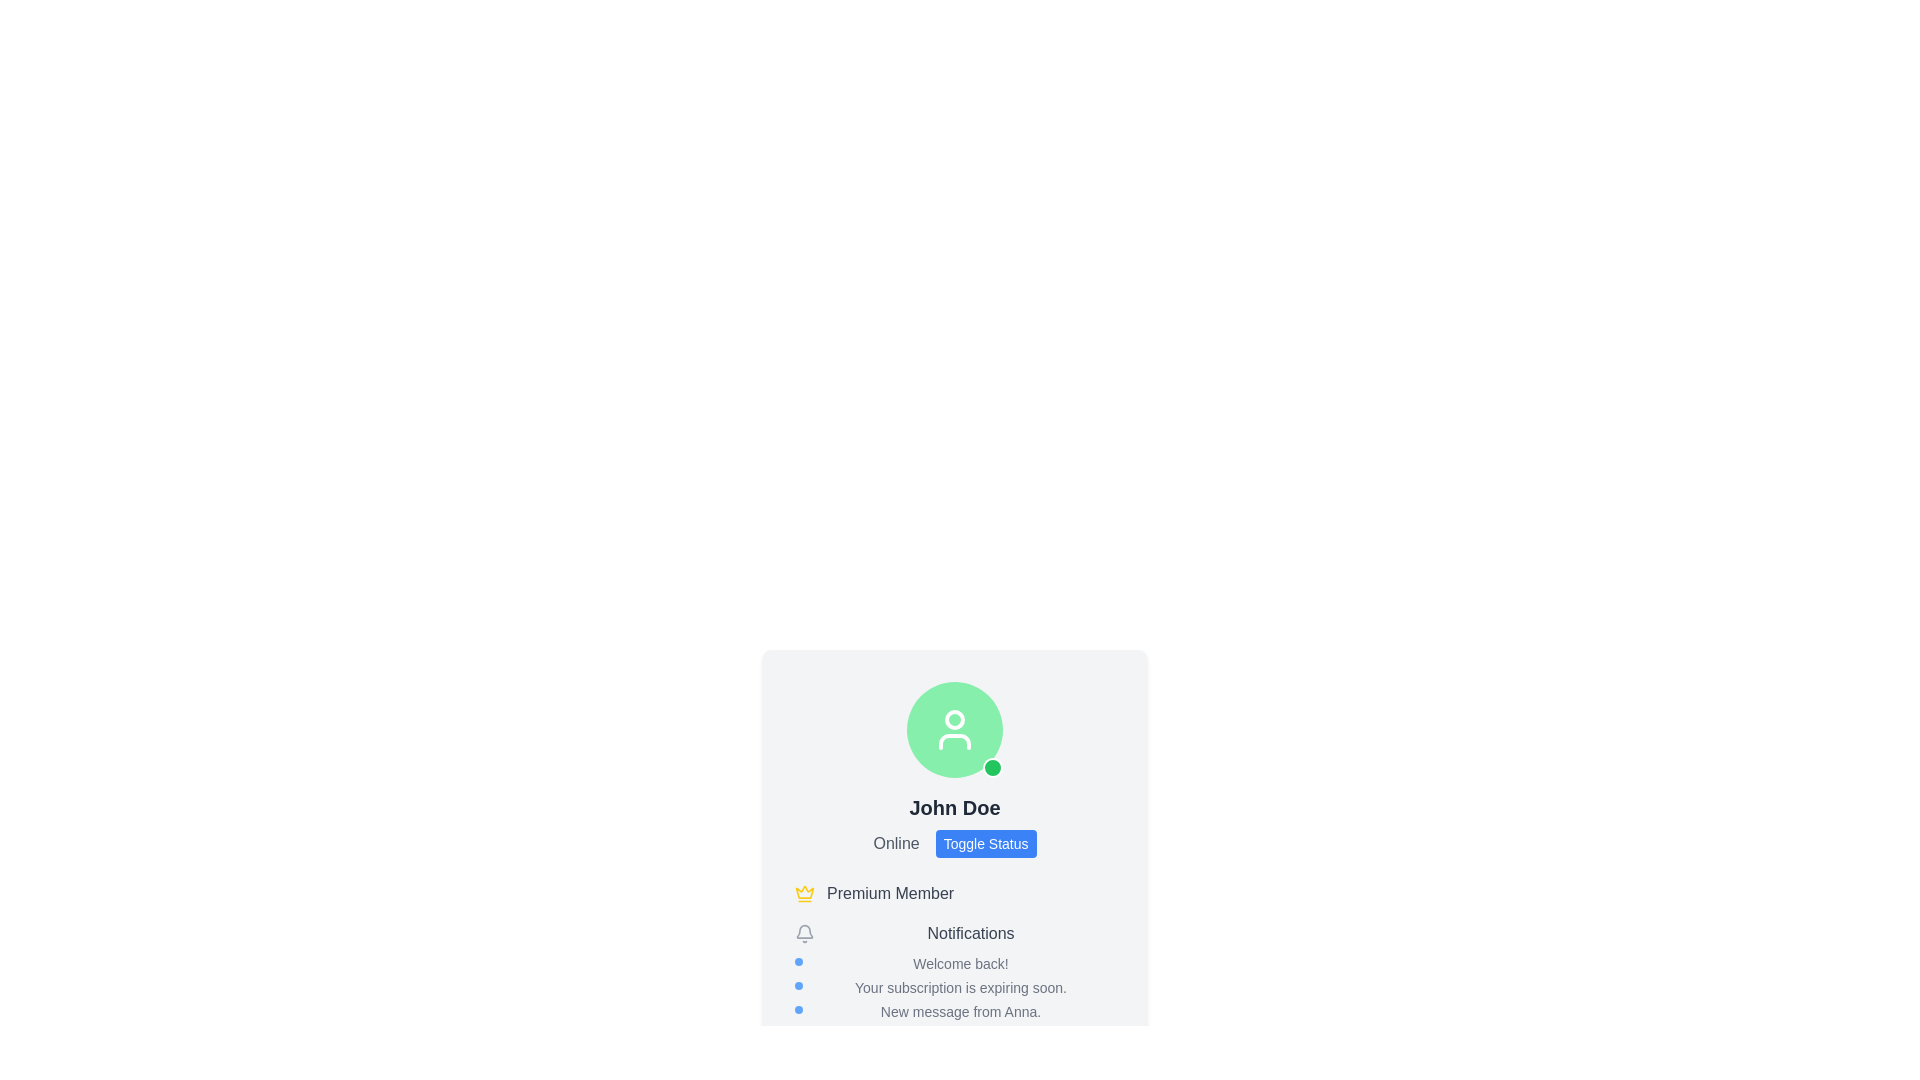 Image resolution: width=1920 pixels, height=1080 pixels. What do you see at coordinates (954, 986) in the screenshot?
I see `the Text Label element that displays the notification message 'Your subscription is expiring soon.'` at bounding box center [954, 986].